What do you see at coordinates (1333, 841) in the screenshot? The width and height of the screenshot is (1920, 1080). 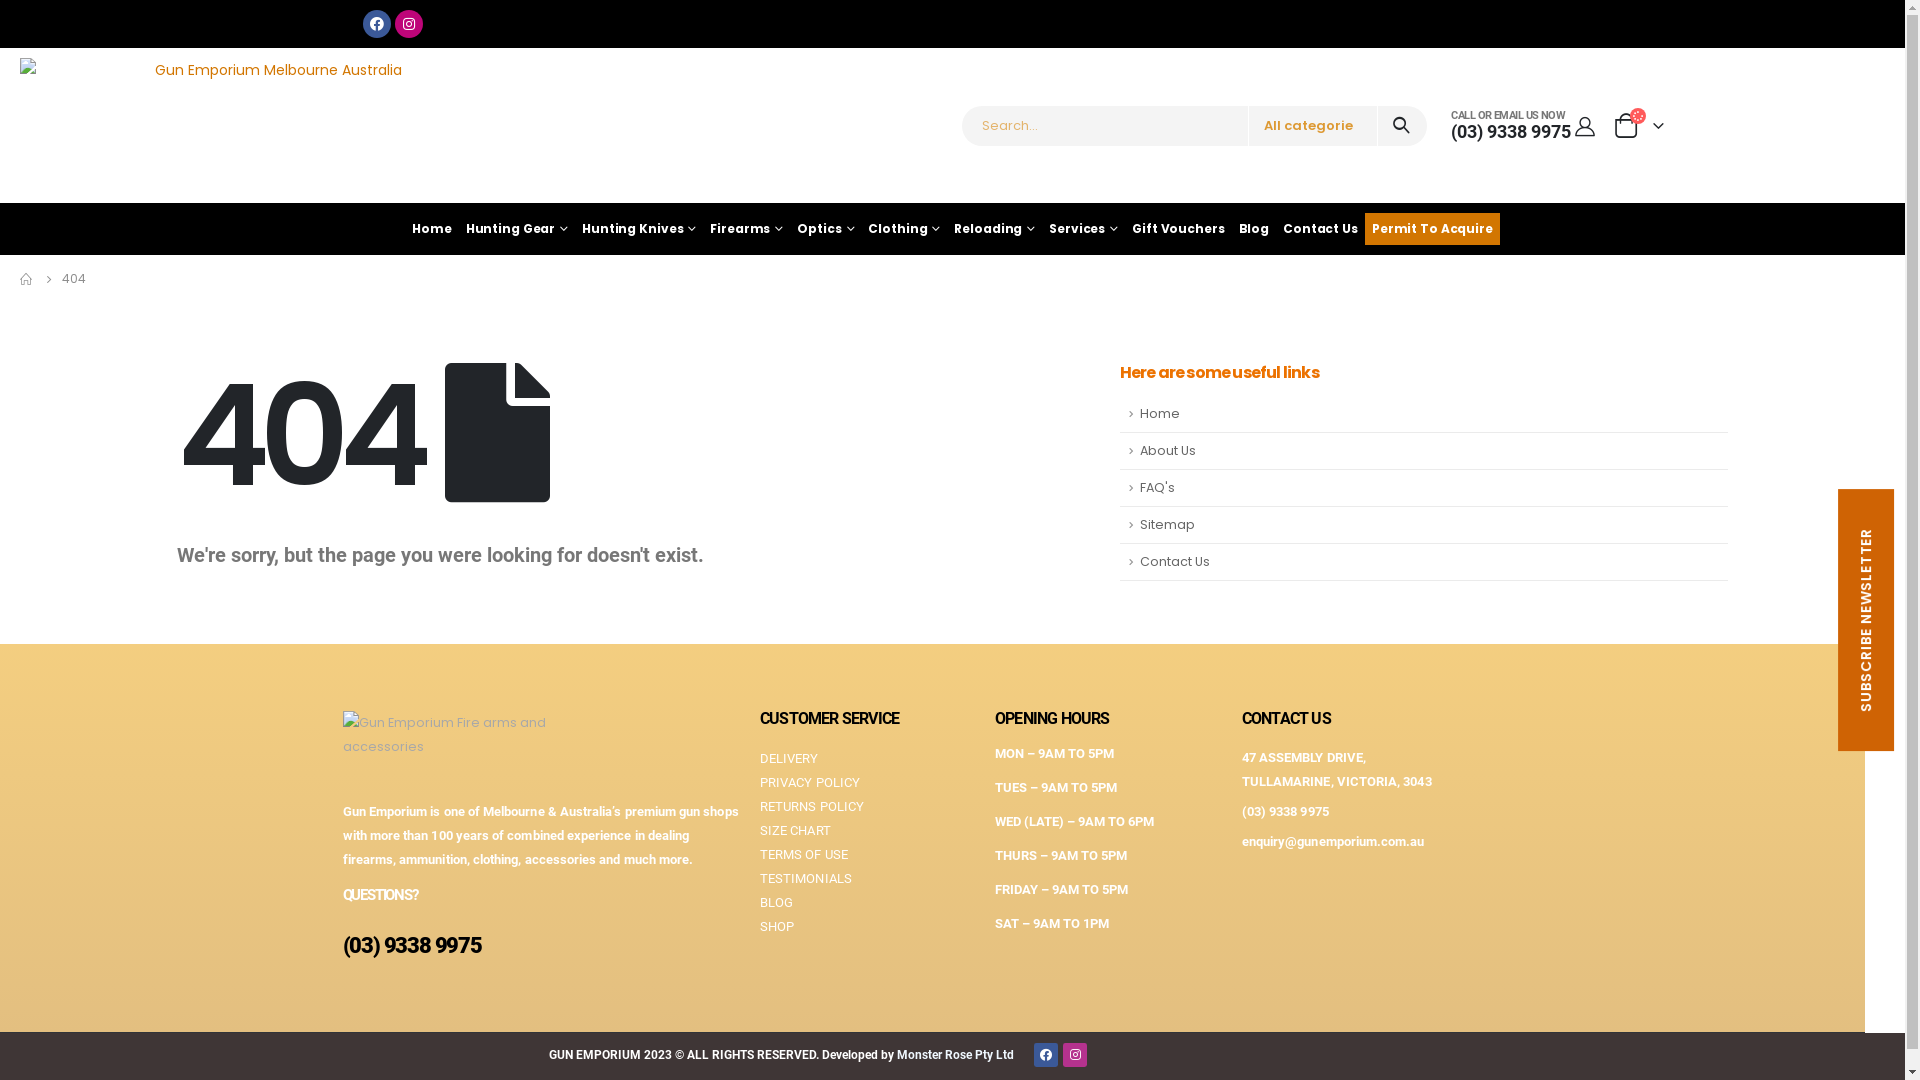 I see `'enquiry@gunemporium.com.au'` at bounding box center [1333, 841].